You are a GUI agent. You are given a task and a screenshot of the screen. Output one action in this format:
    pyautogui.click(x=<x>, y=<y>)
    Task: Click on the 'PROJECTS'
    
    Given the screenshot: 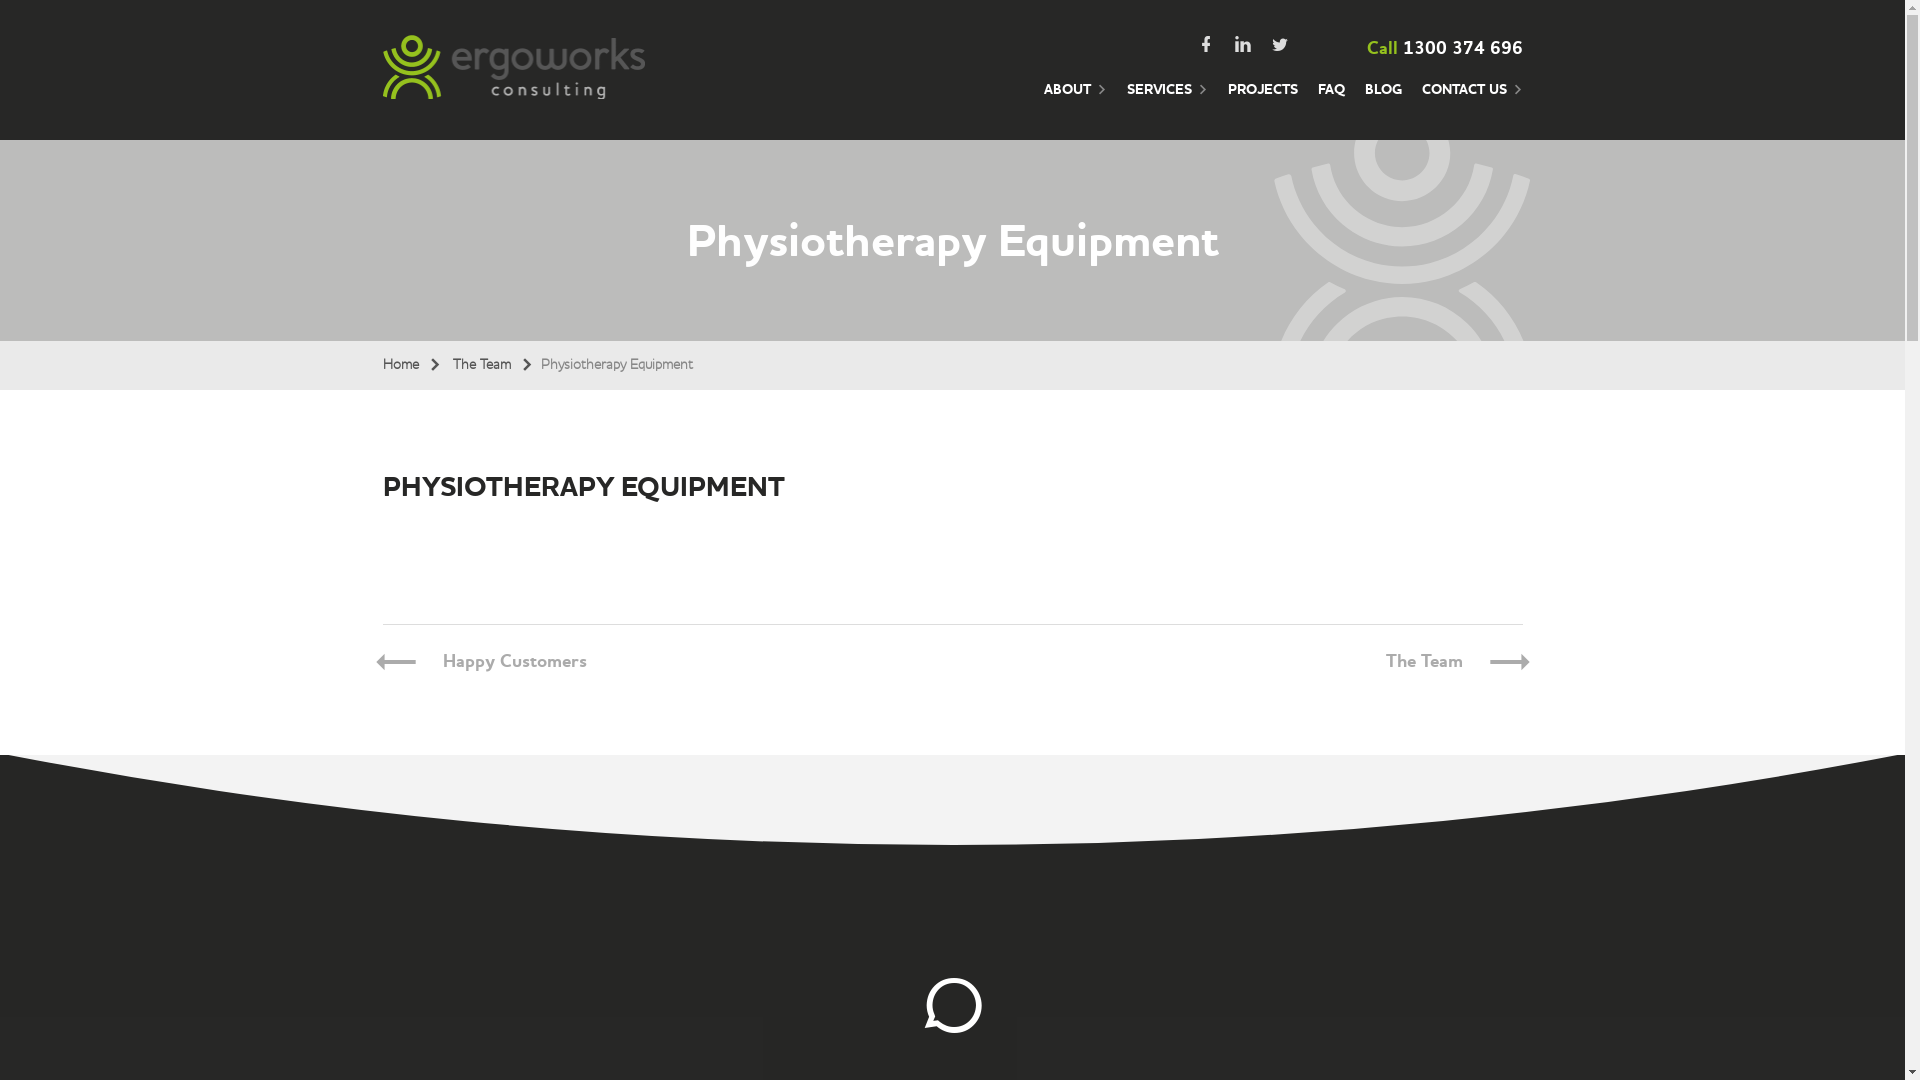 What is the action you would take?
    pyautogui.click(x=1227, y=100)
    